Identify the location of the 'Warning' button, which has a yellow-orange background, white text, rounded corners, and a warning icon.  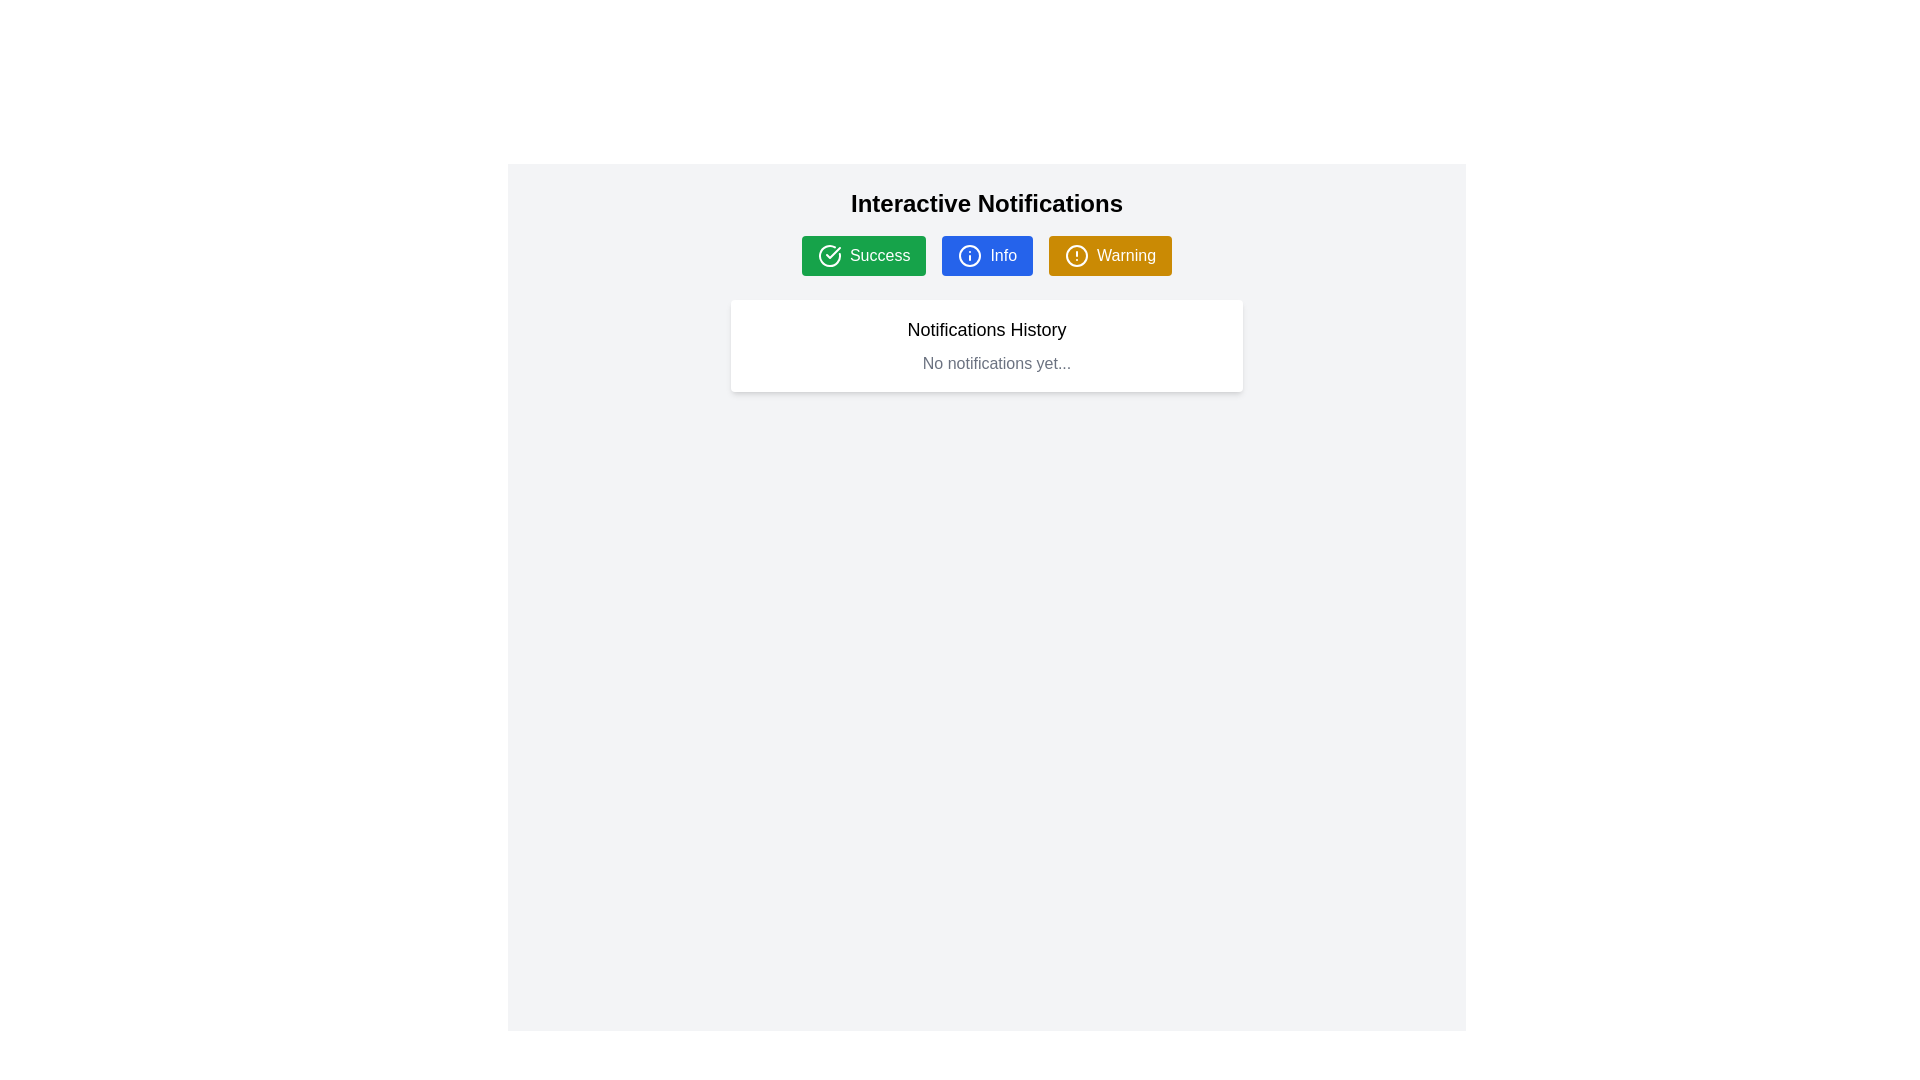
(1109, 254).